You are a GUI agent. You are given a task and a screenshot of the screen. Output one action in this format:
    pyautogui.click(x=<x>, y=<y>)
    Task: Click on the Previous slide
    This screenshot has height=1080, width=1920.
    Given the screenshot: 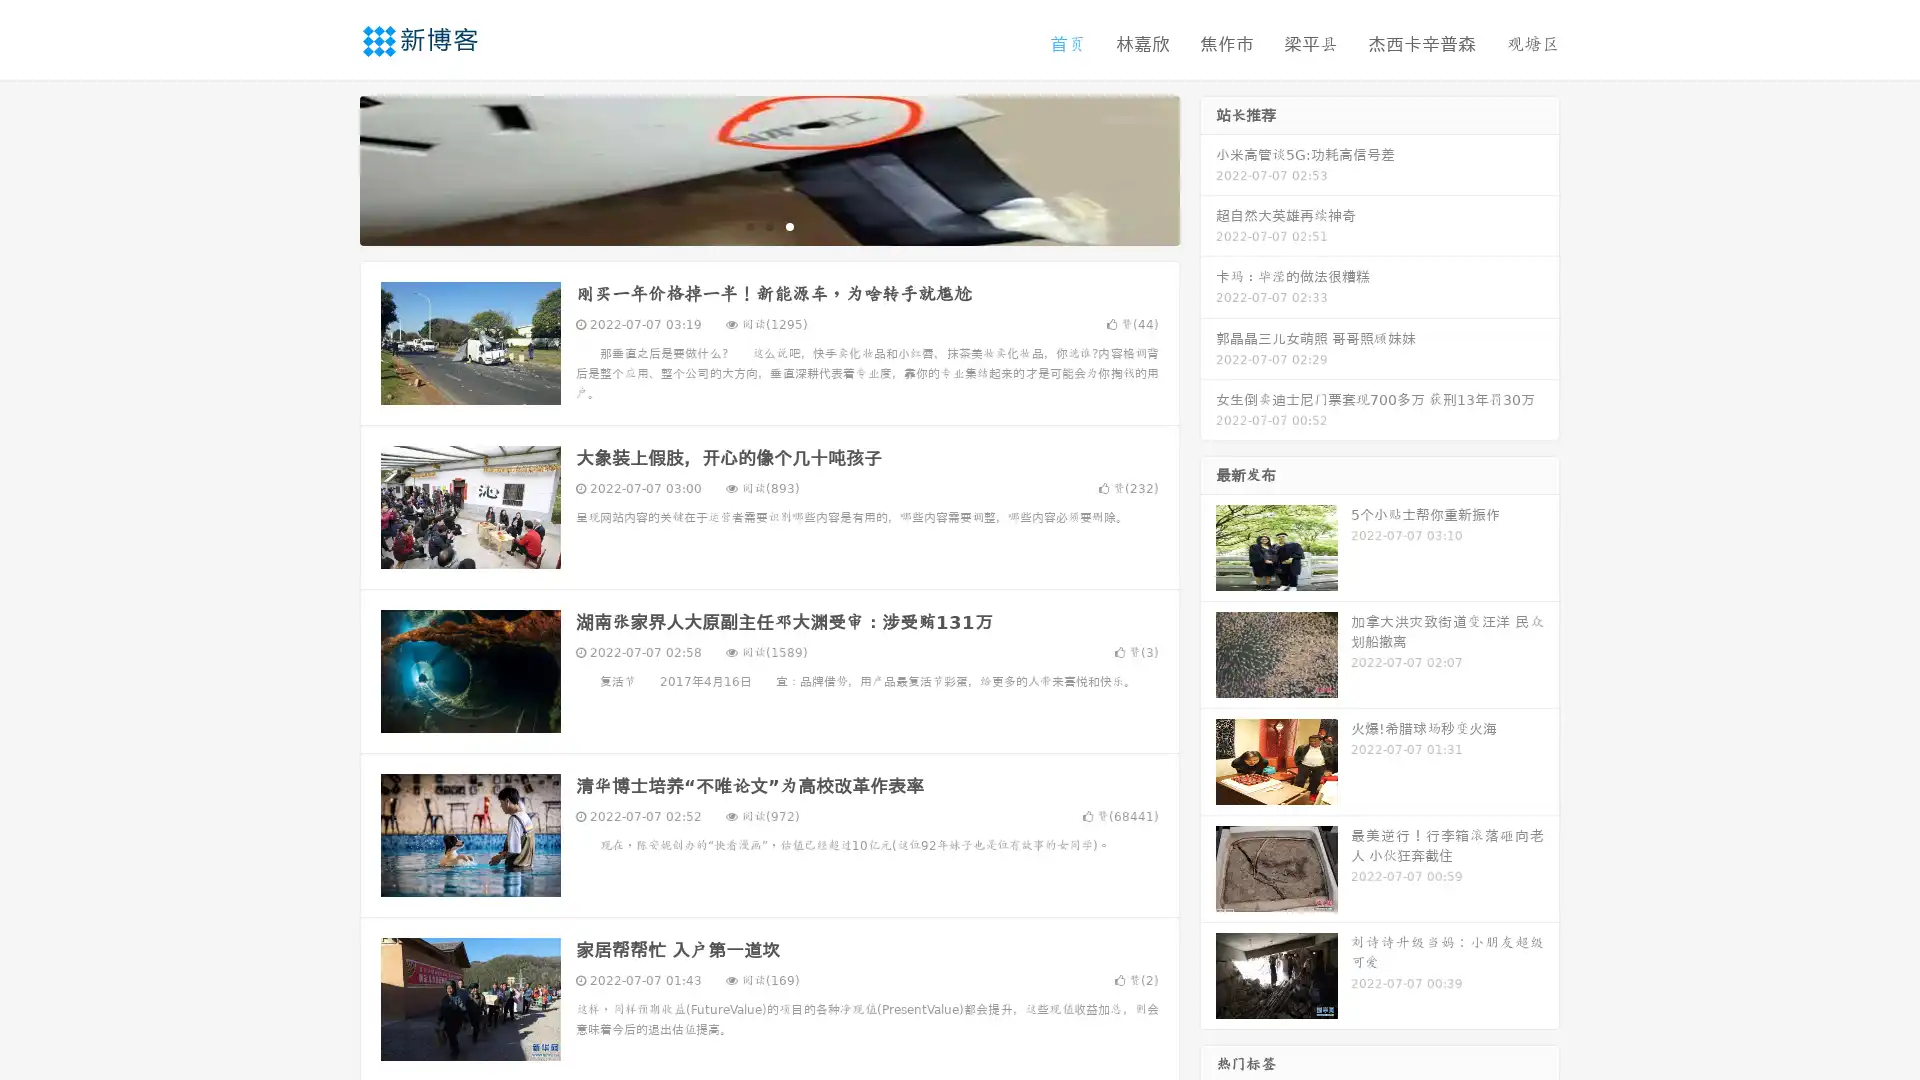 What is the action you would take?
    pyautogui.click(x=330, y=168)
    